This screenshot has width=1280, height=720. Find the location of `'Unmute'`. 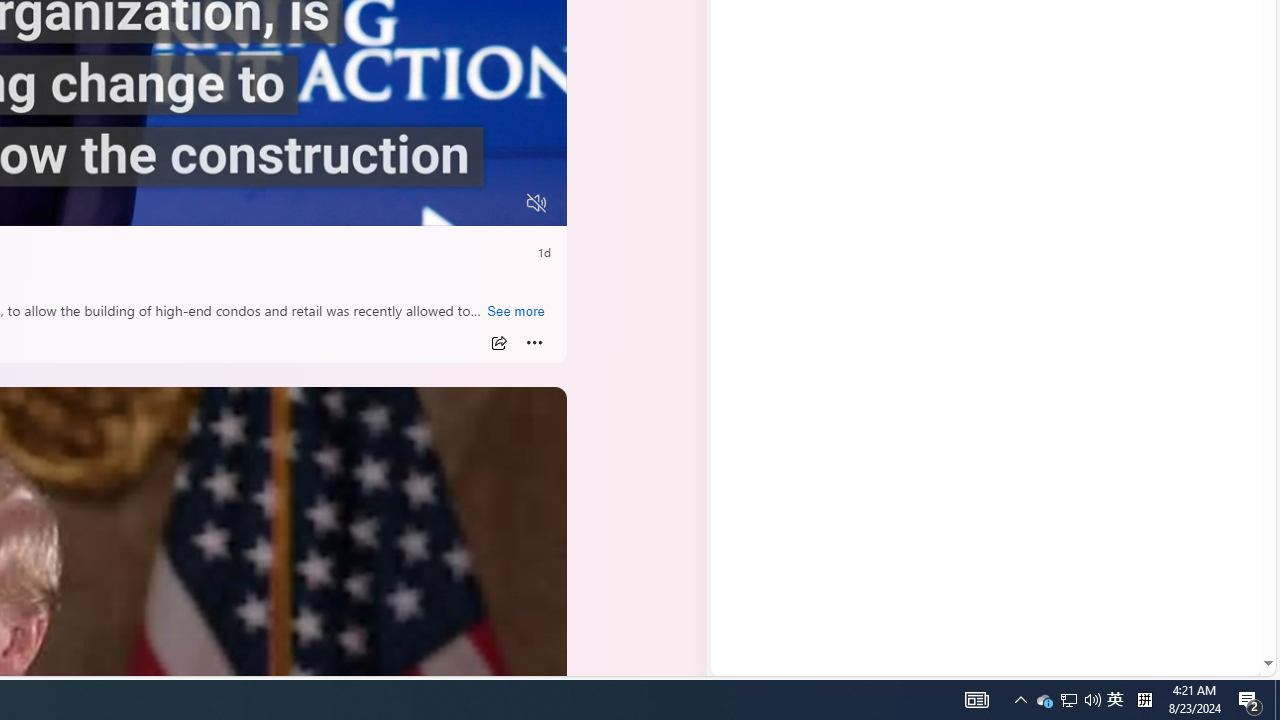

'Unmute' is located at coordinates (536, 203).